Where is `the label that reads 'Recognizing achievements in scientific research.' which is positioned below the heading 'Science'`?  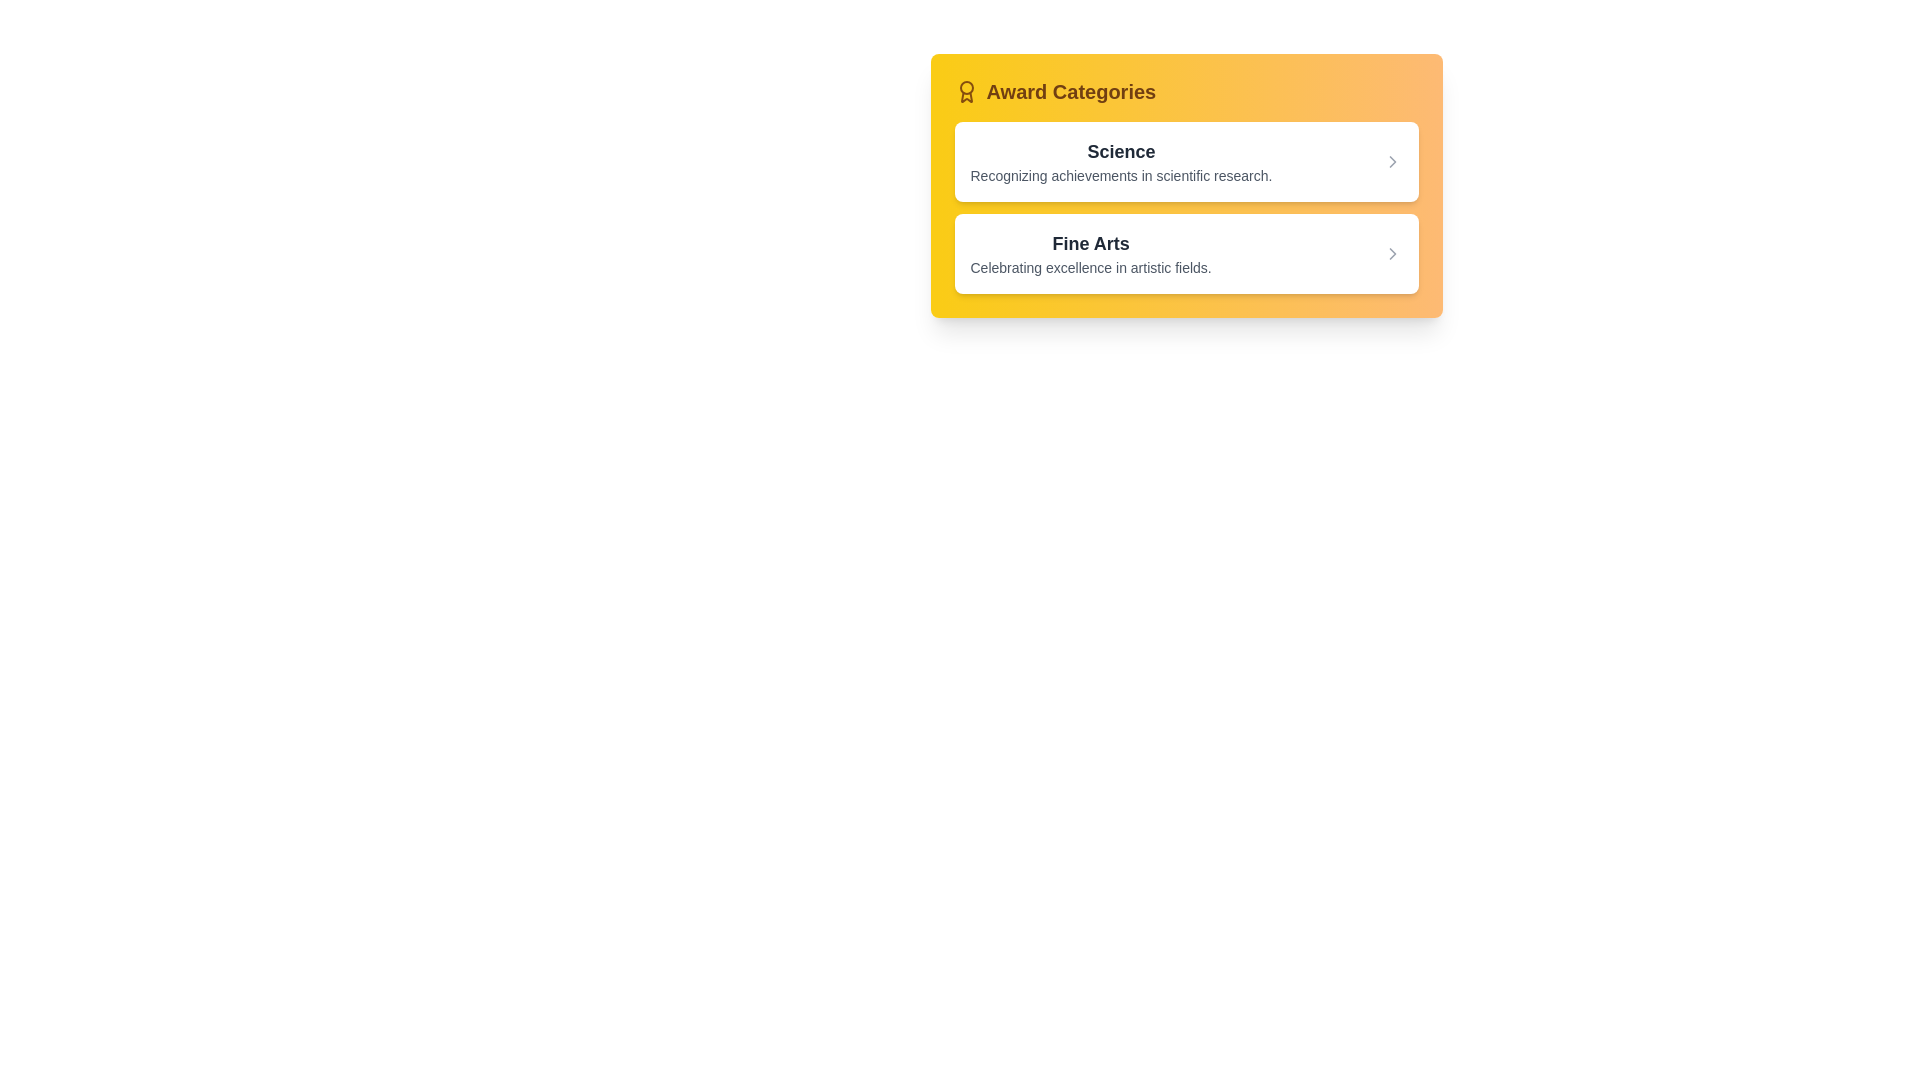
the label that reads 'Recognizing achievements in scientific research.' which is positioned below the heading 'Science' is located at coordinates (1121, 175).